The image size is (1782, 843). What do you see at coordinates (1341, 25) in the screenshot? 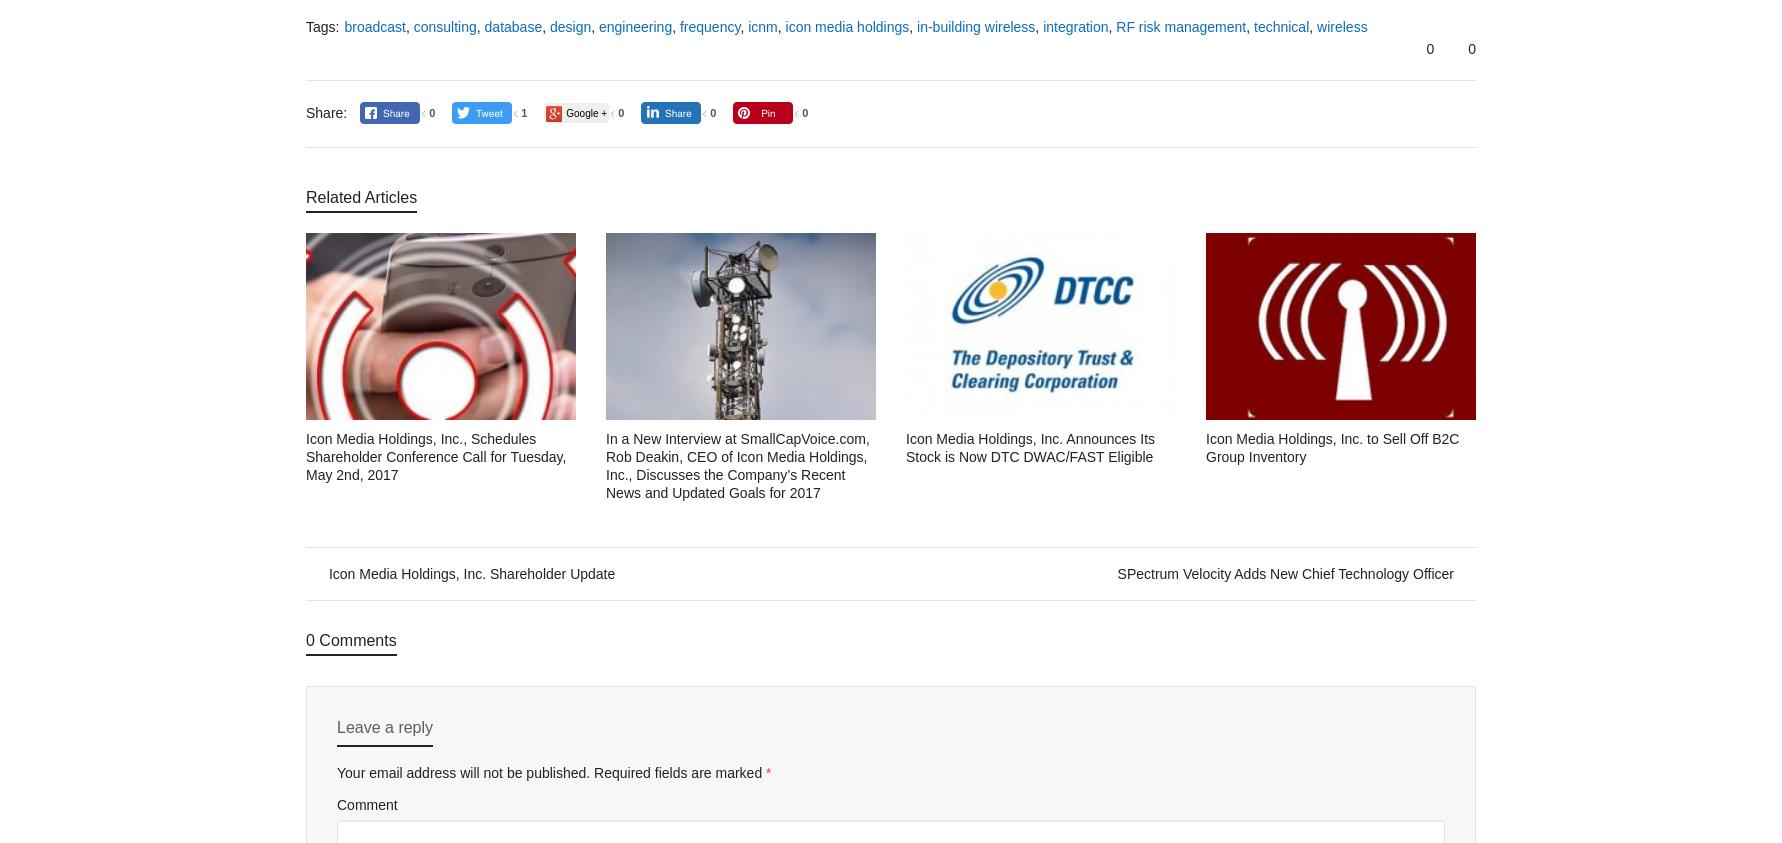
I see `'wireless'` at bounding box center [1341, 25].